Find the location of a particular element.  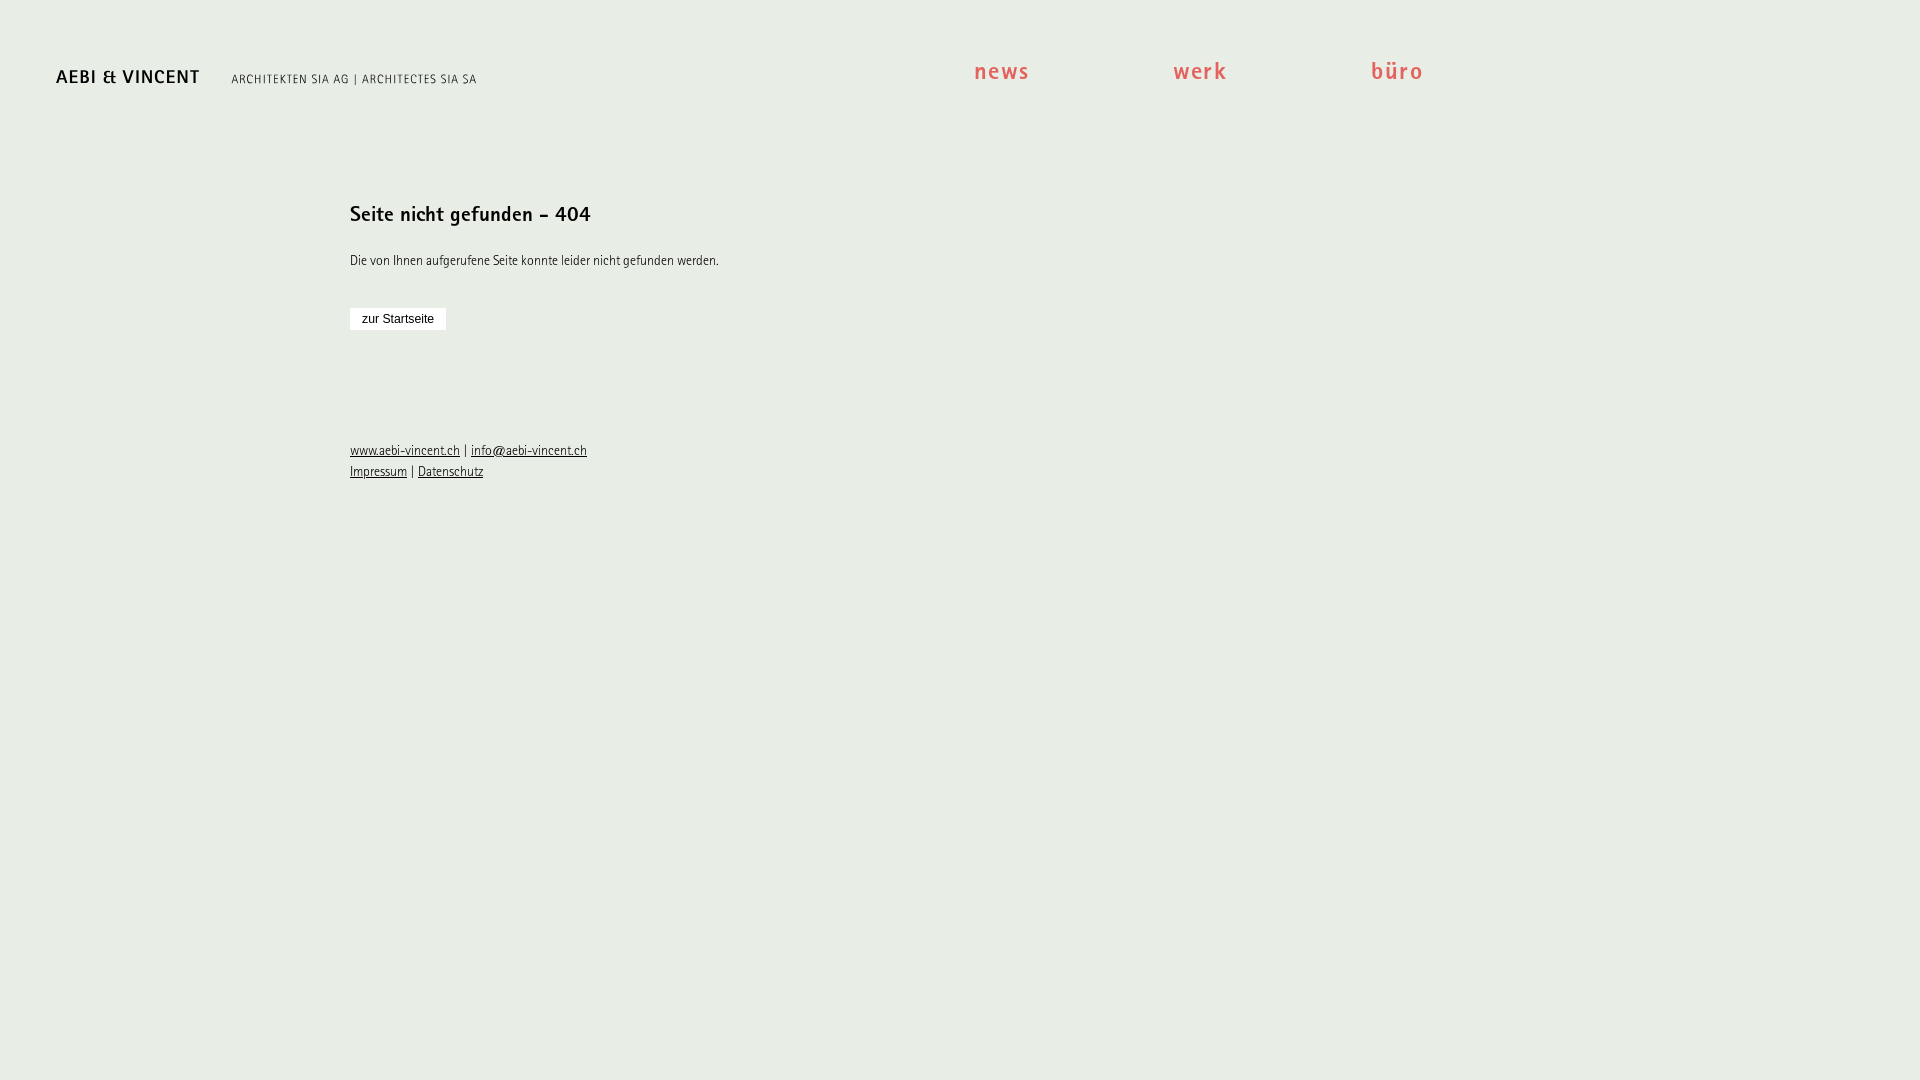

'hc.tnecniv-ibea@ofni' is located at coordinates (528, 451).